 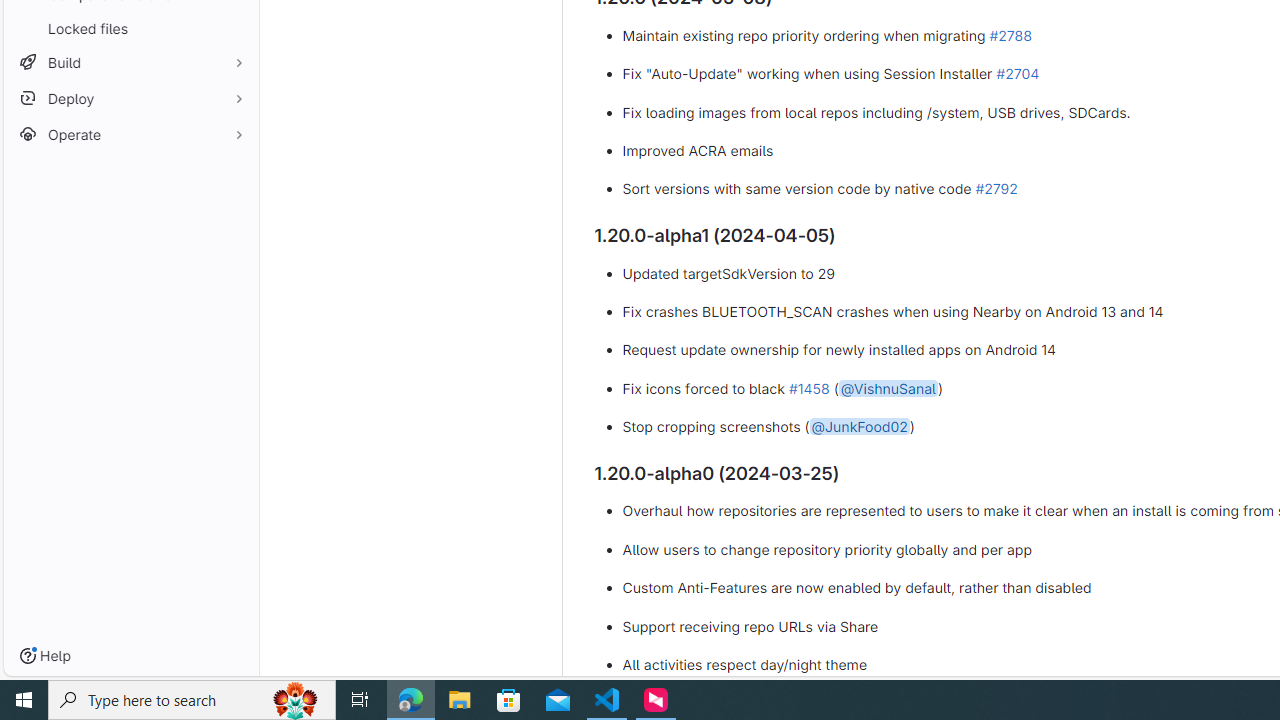 I want to click on '@VishnuSanal', so click(x=887, y=387).